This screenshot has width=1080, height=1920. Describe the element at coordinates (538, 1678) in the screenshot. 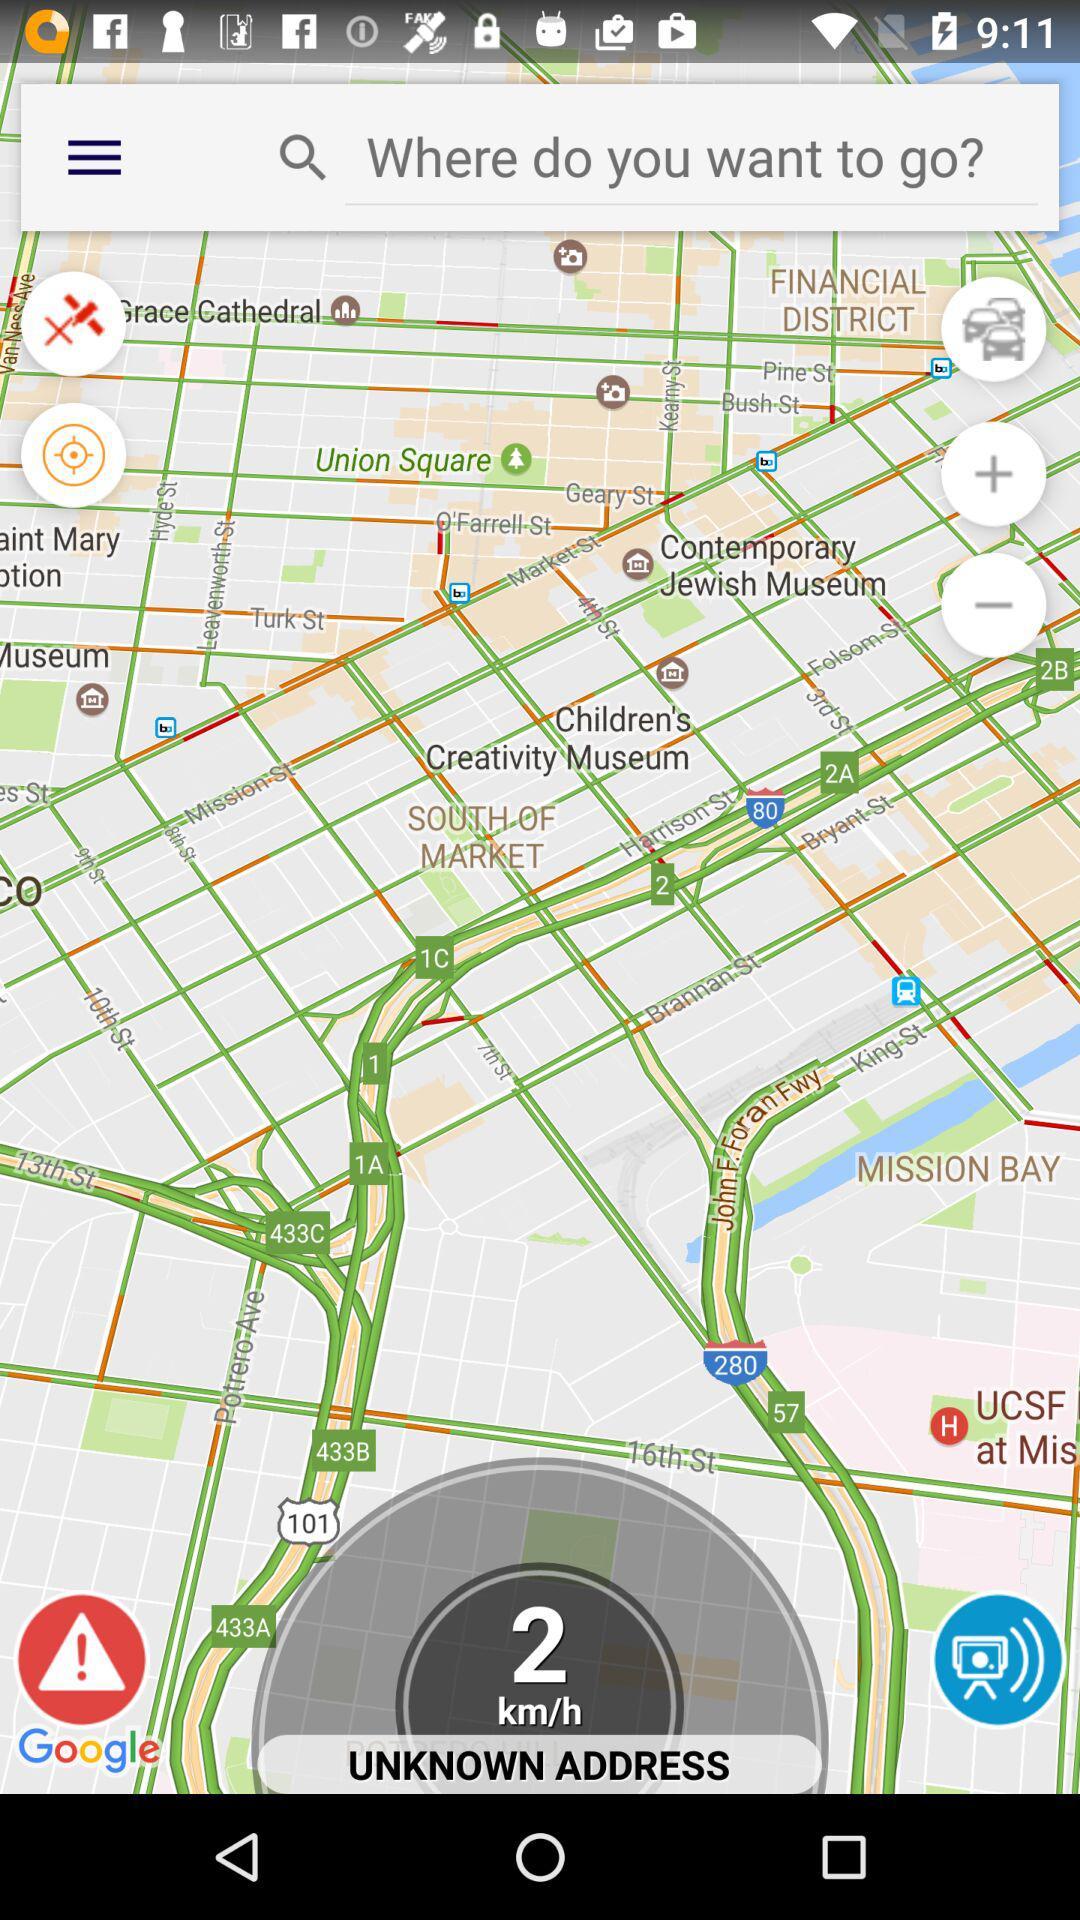

I see `speed gauge display` at that location.